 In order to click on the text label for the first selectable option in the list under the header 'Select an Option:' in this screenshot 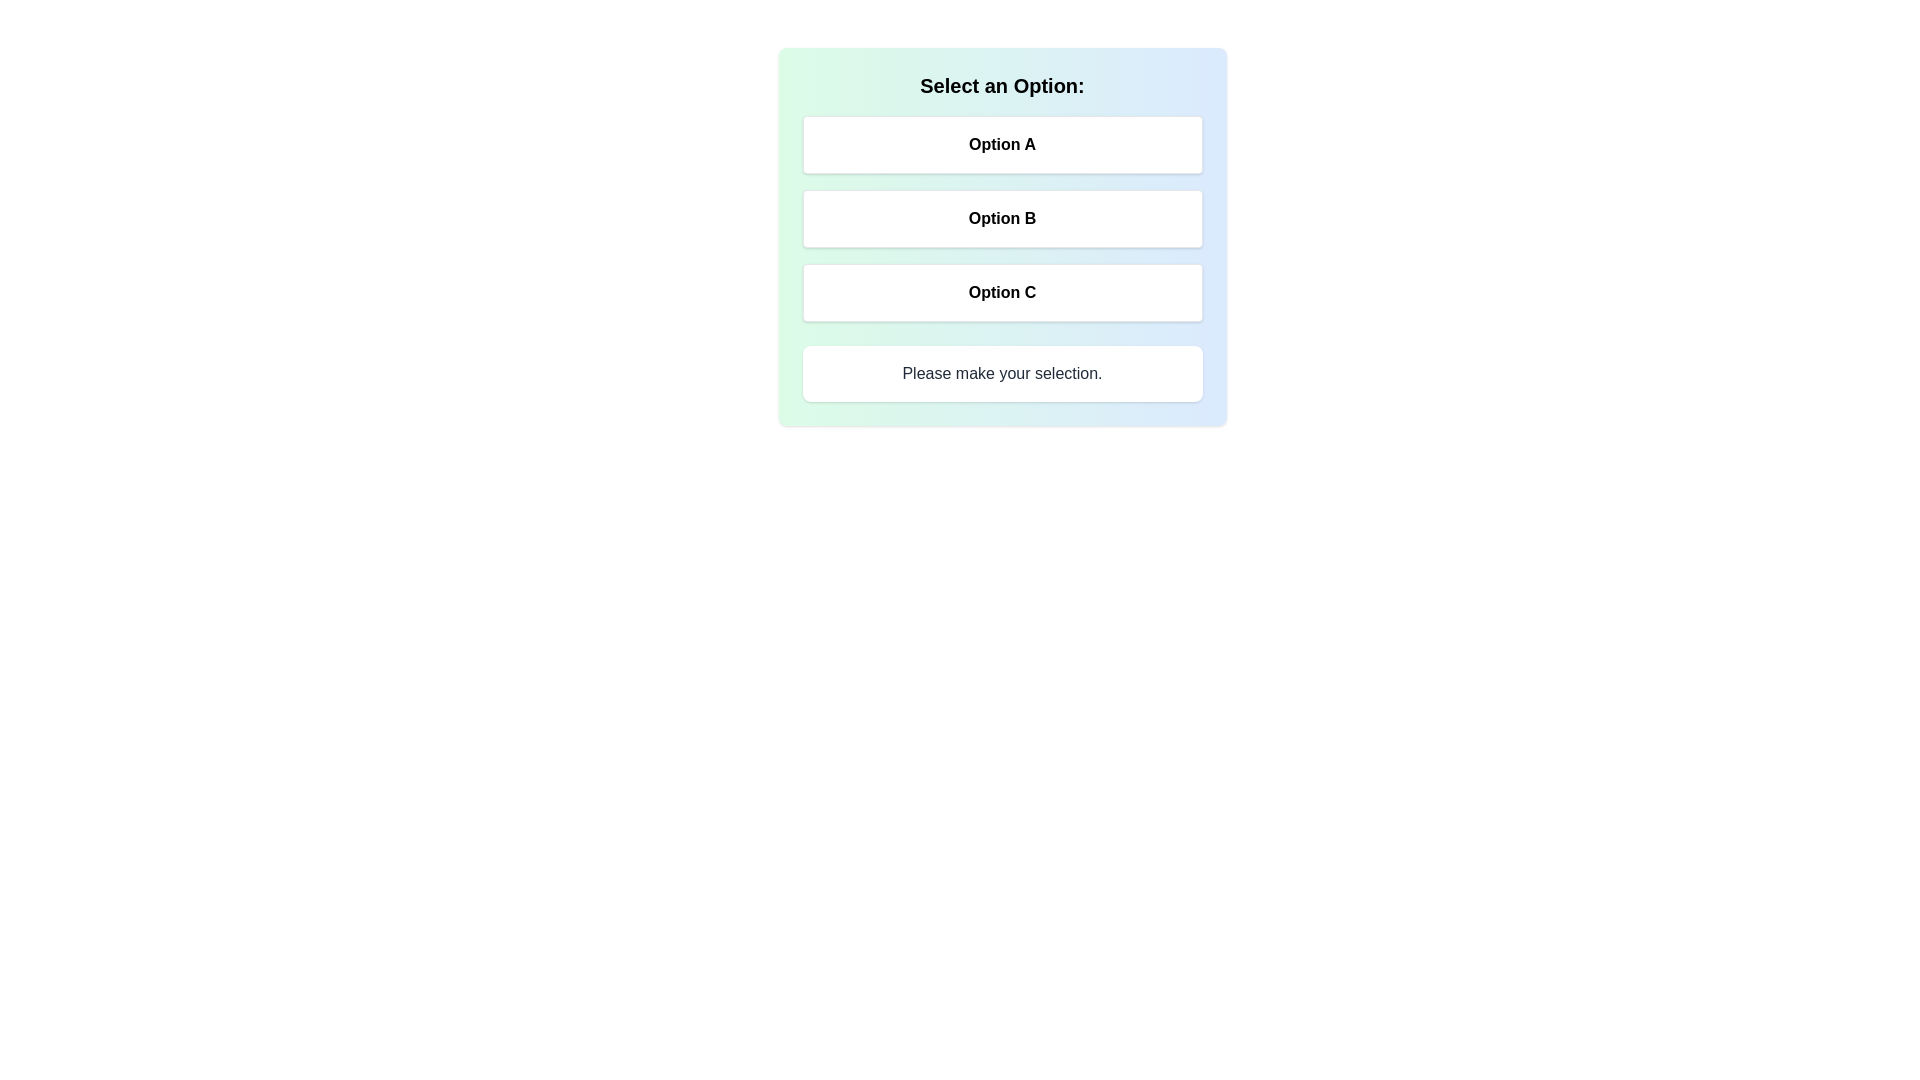, I will do `click(1002, 144)`.